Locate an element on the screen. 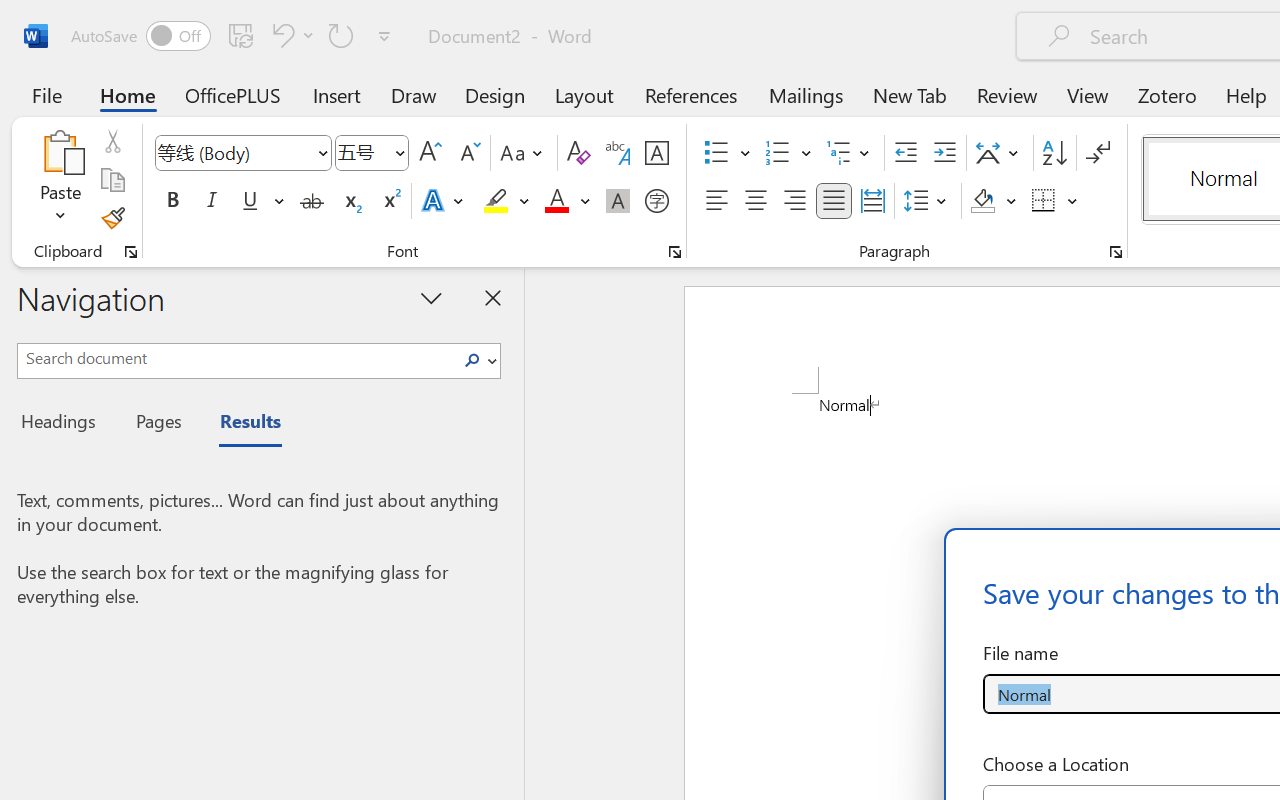  'Results' is located at coordinates (240, 424).